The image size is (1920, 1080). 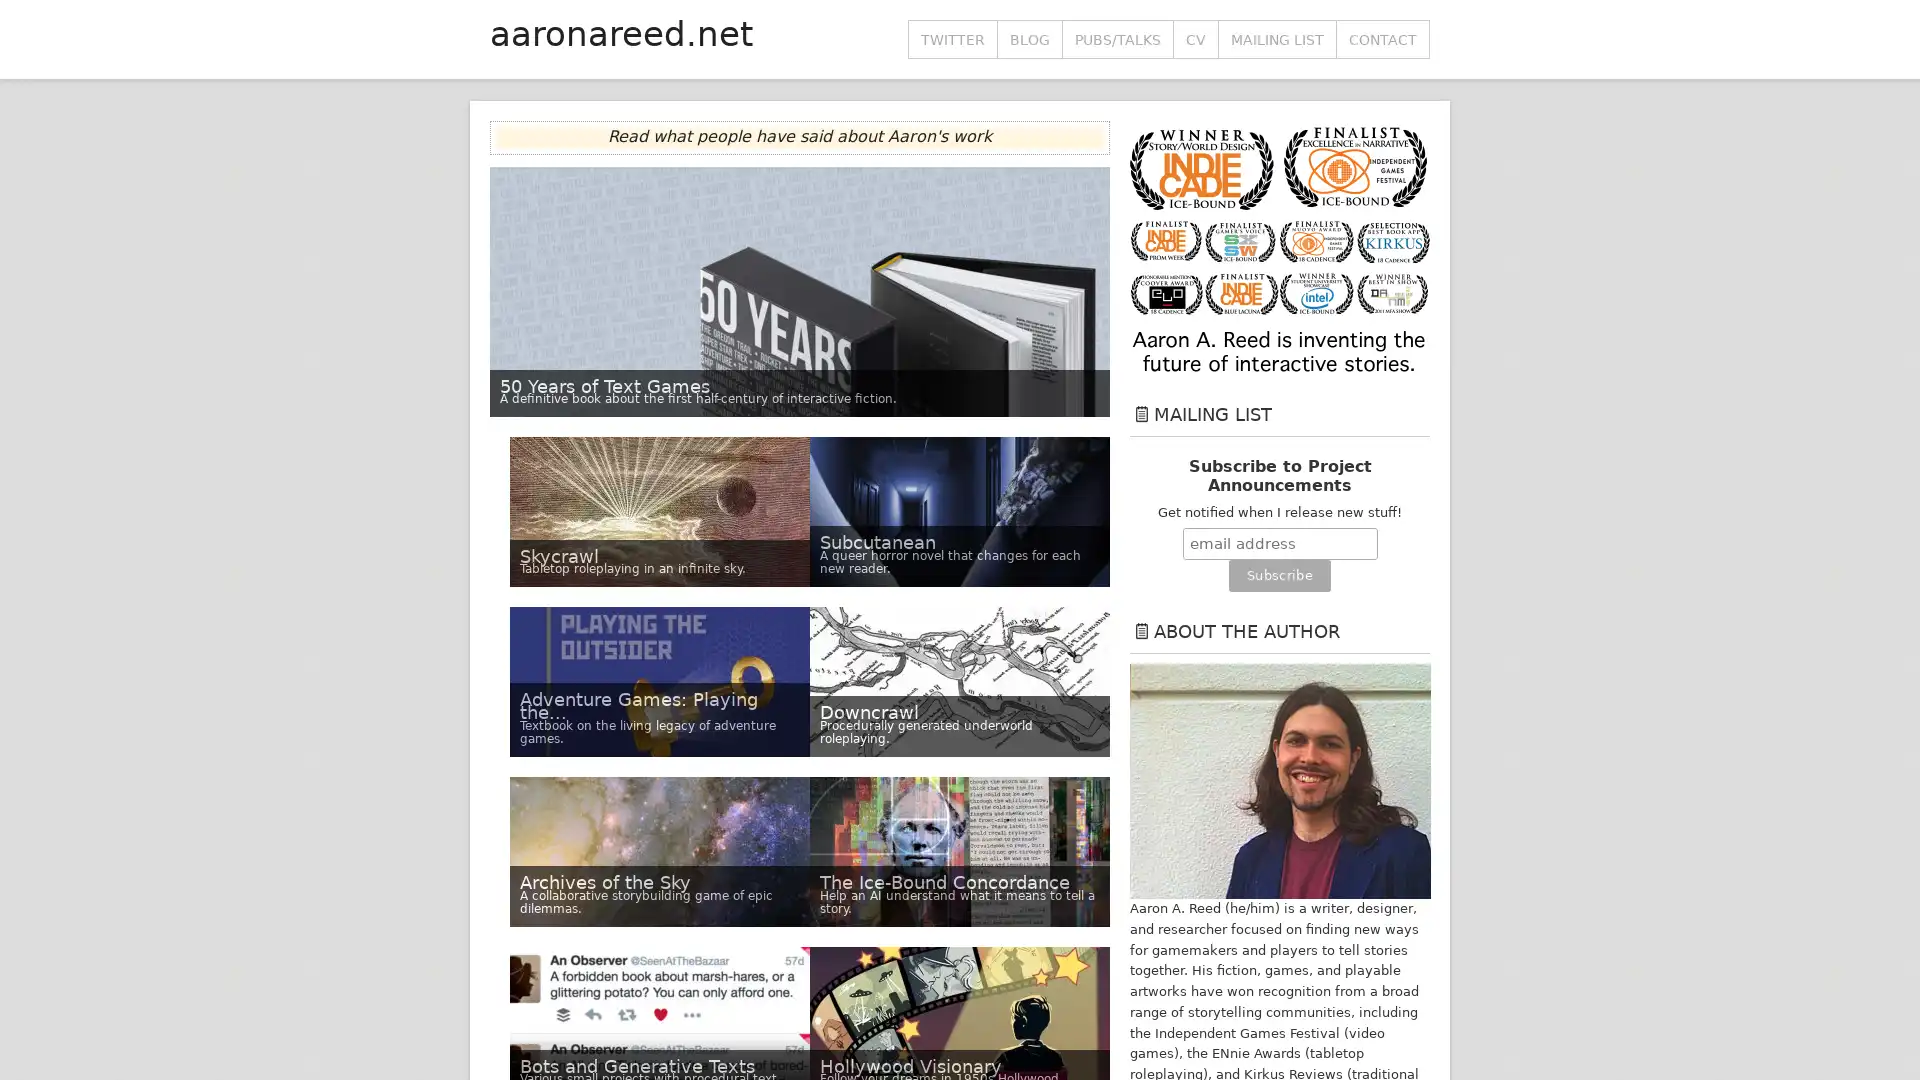 I want to click on Subscribe, so click(x=1278, y=575).